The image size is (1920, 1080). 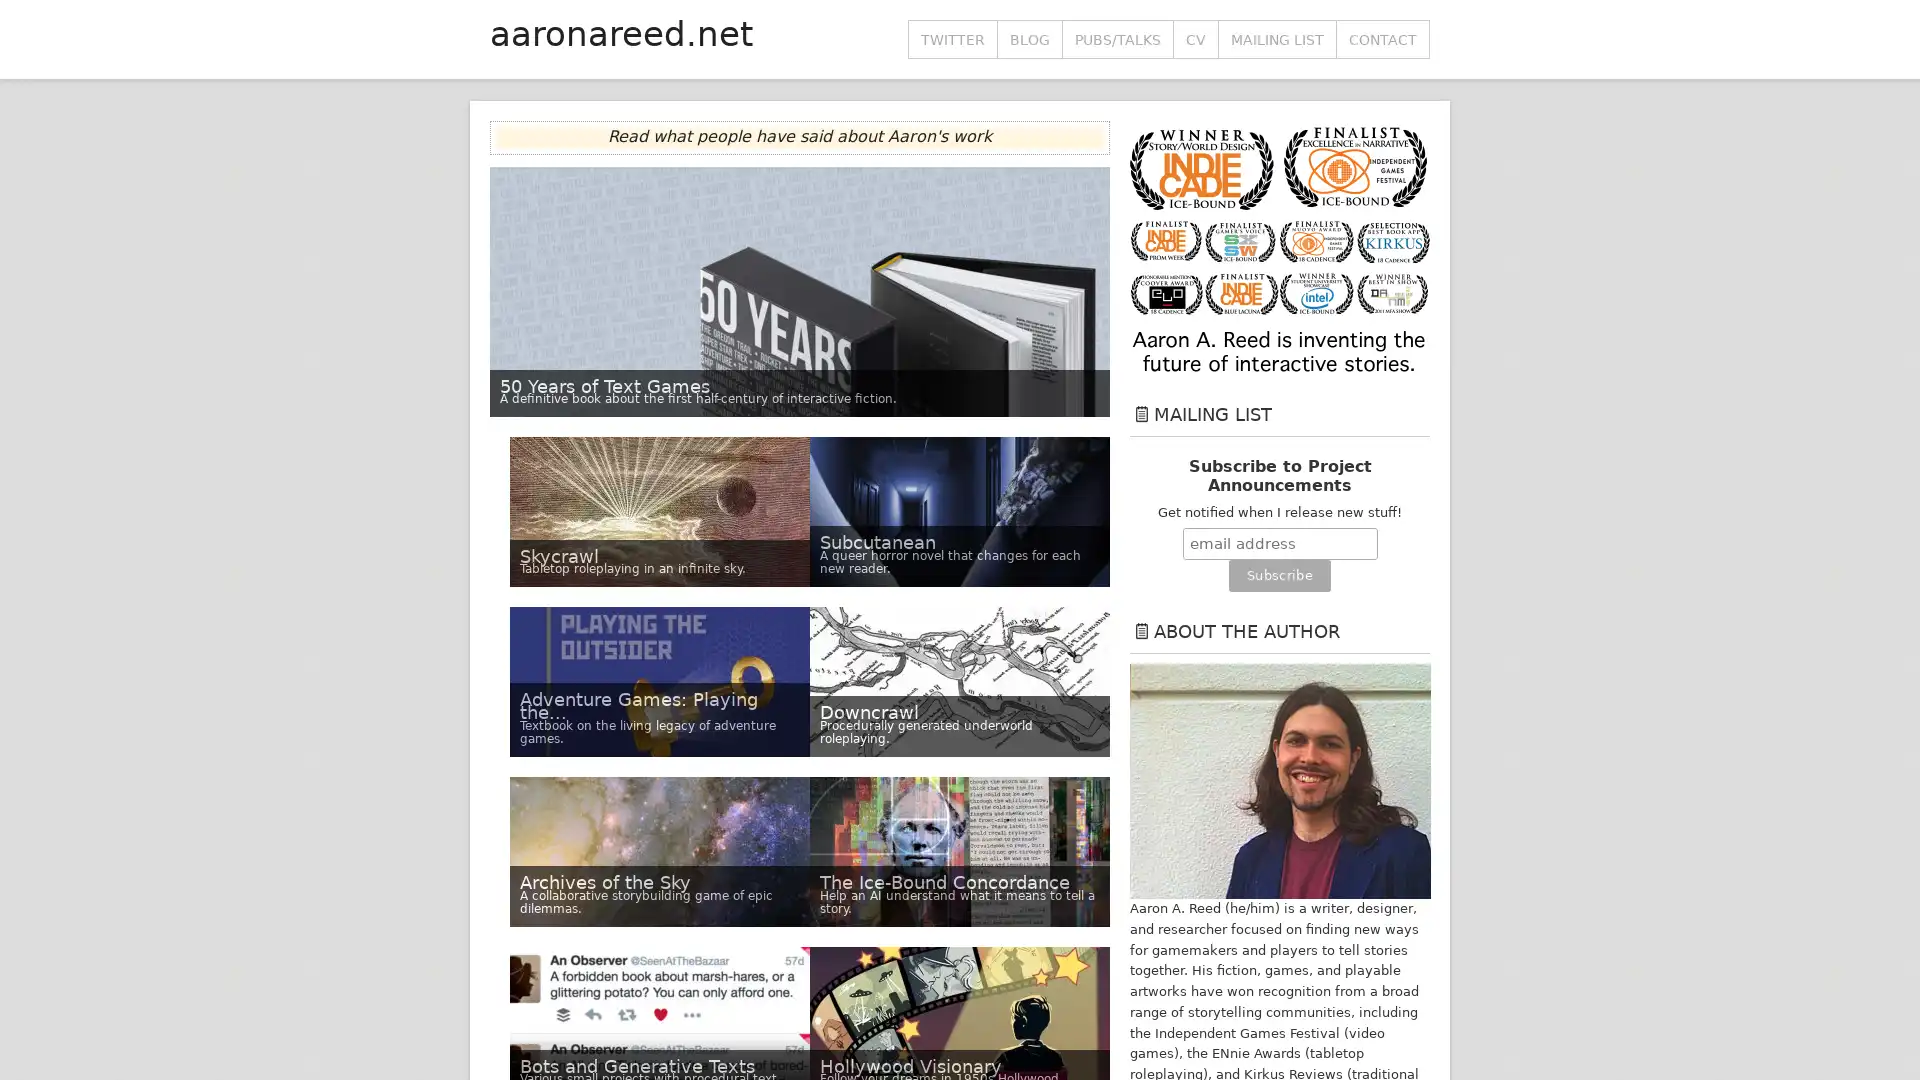 I want to click on Subscribe, so click(x=1278, y=575).